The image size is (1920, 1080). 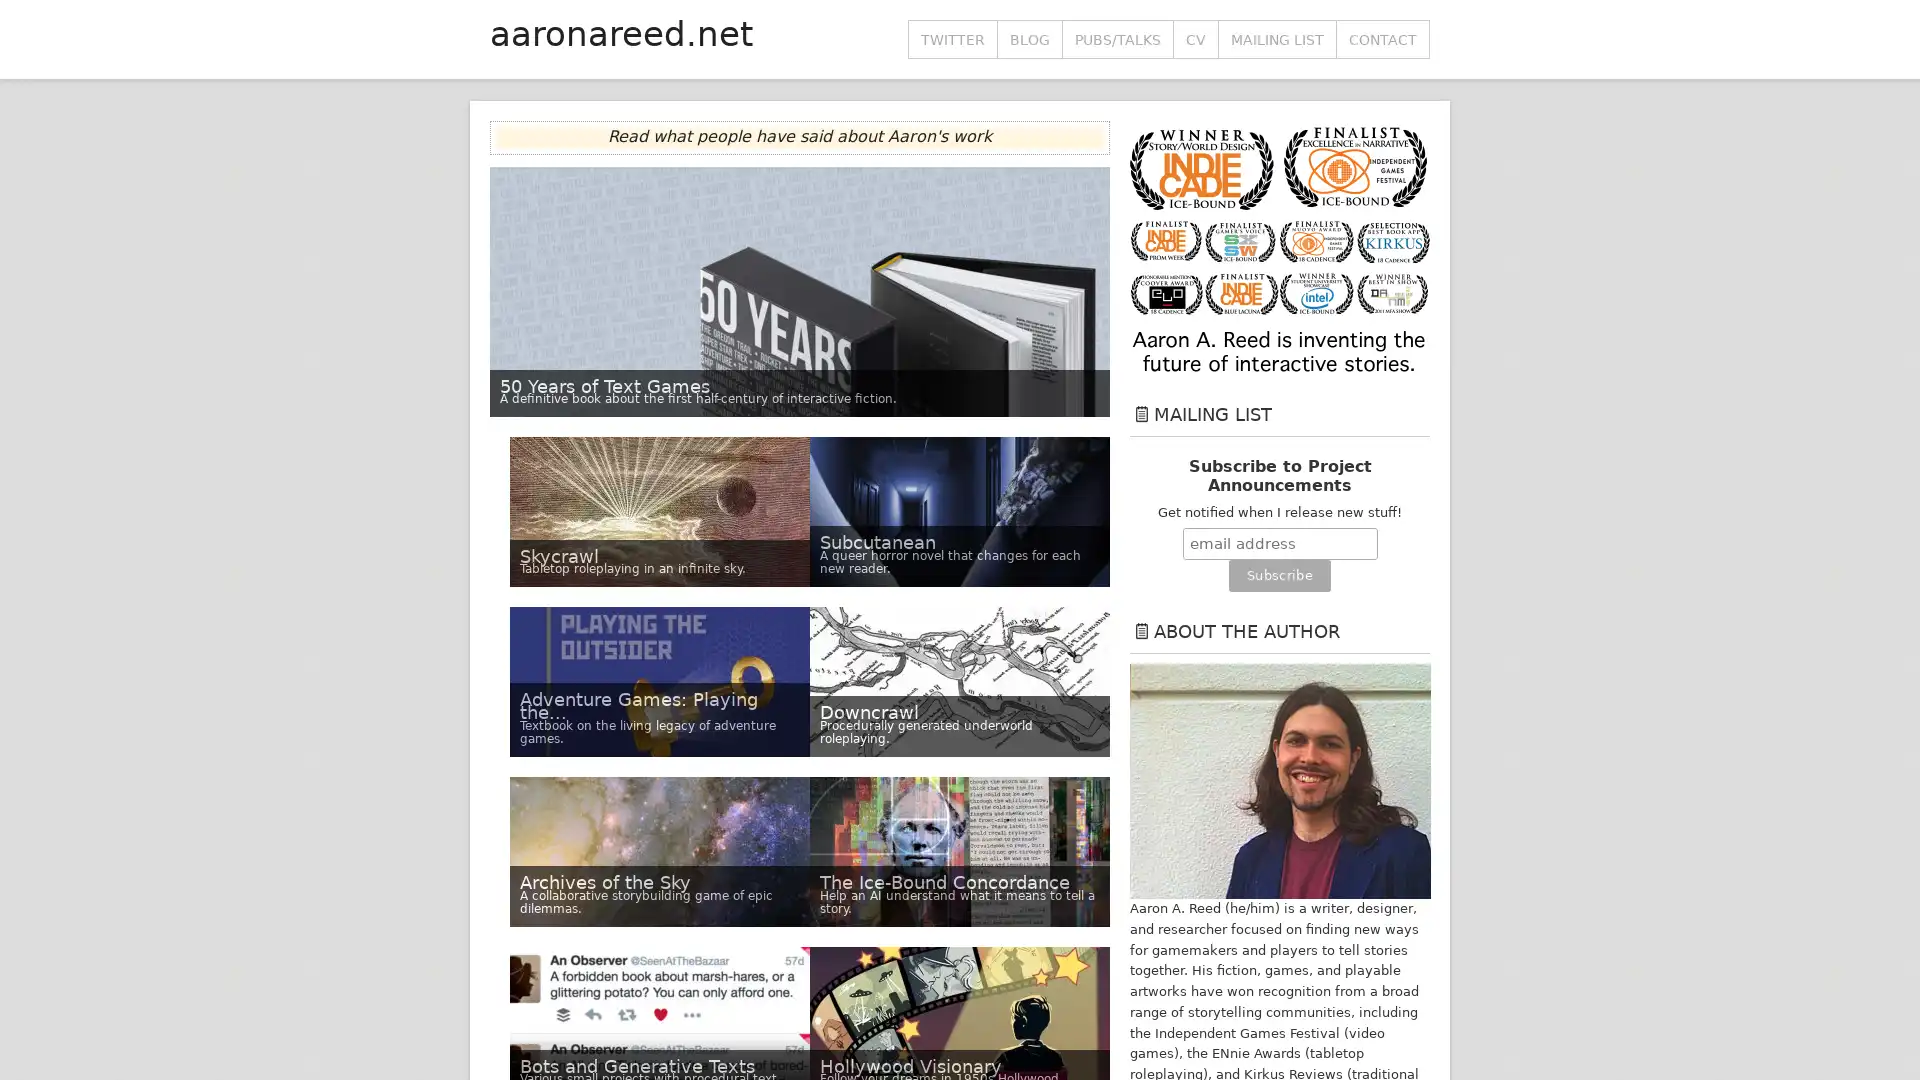 I want to click on Subscribe, so click(x=1278, y=575).